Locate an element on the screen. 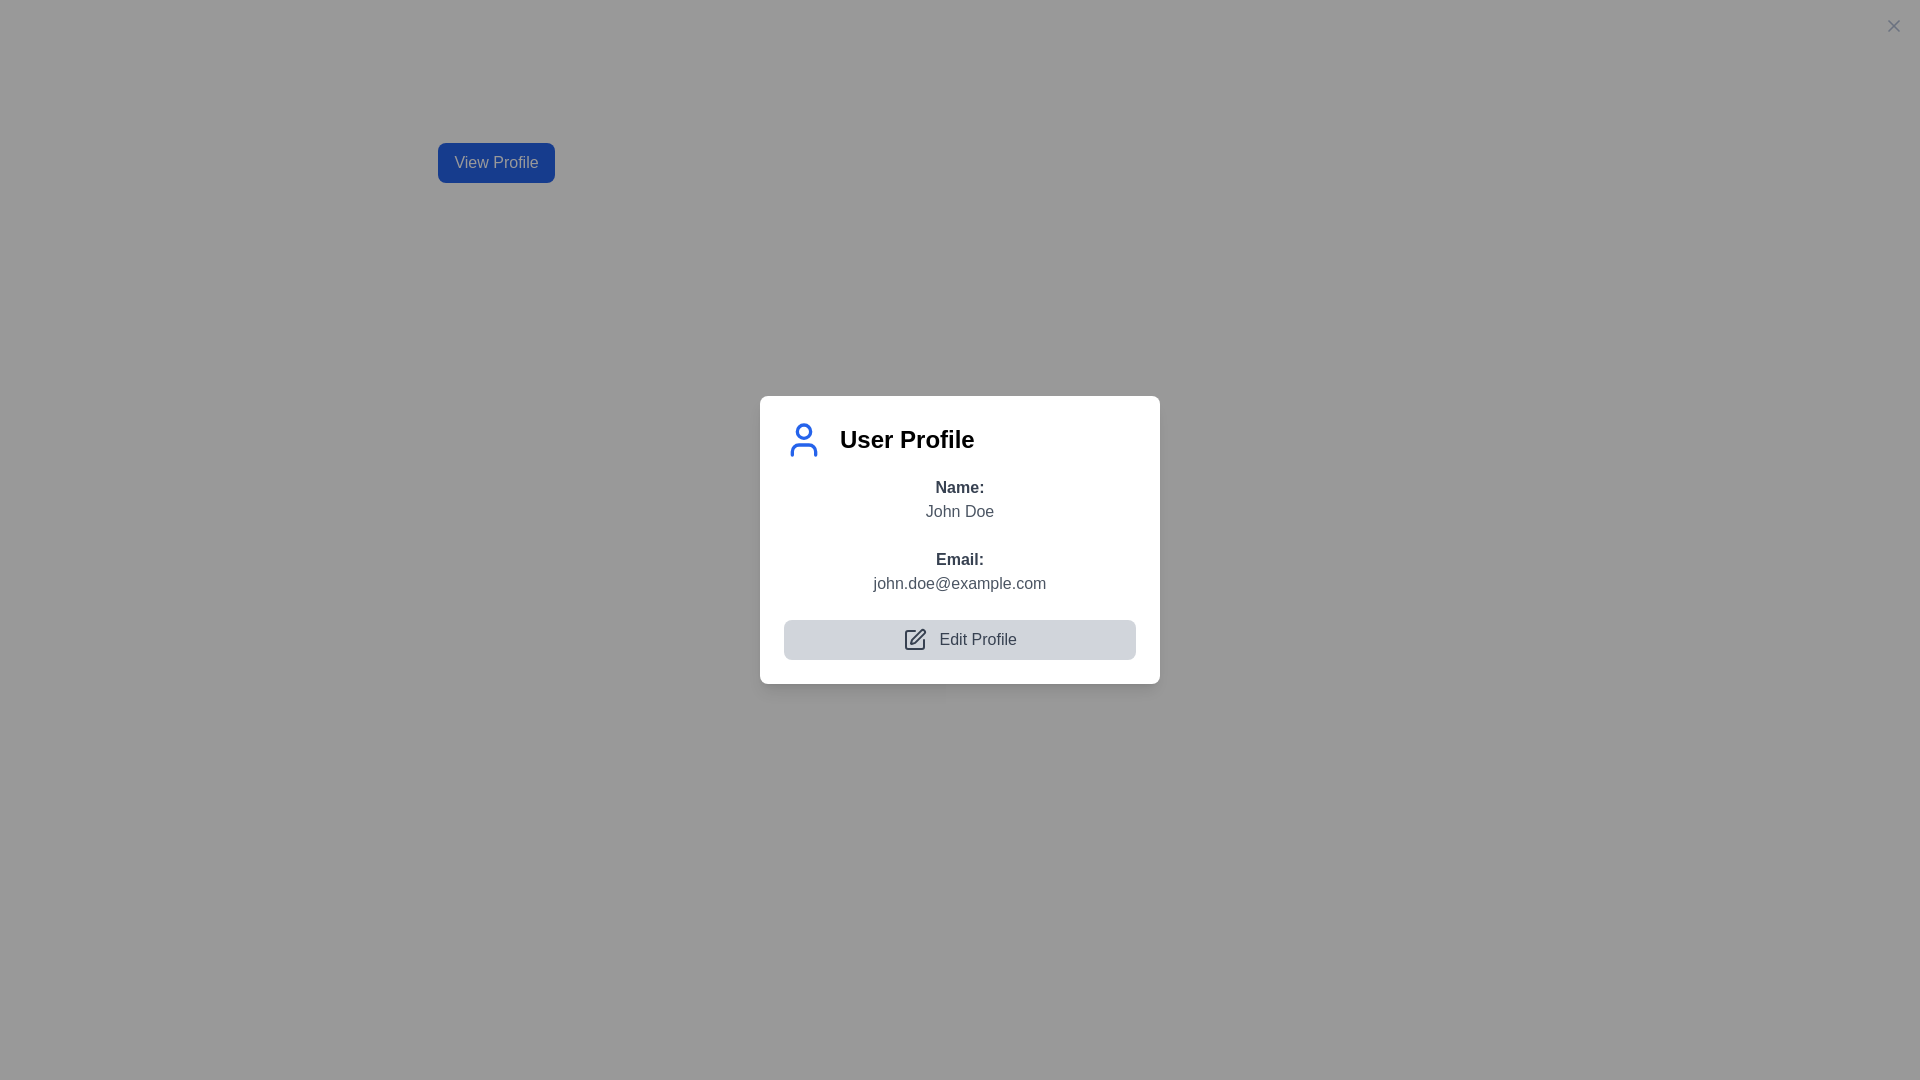 The image size is (1920, 1080). the 'Edit Profile' button with a light gray background and a pen icon, located at the bottom of the user profile card is located at coordinates (960, 639).